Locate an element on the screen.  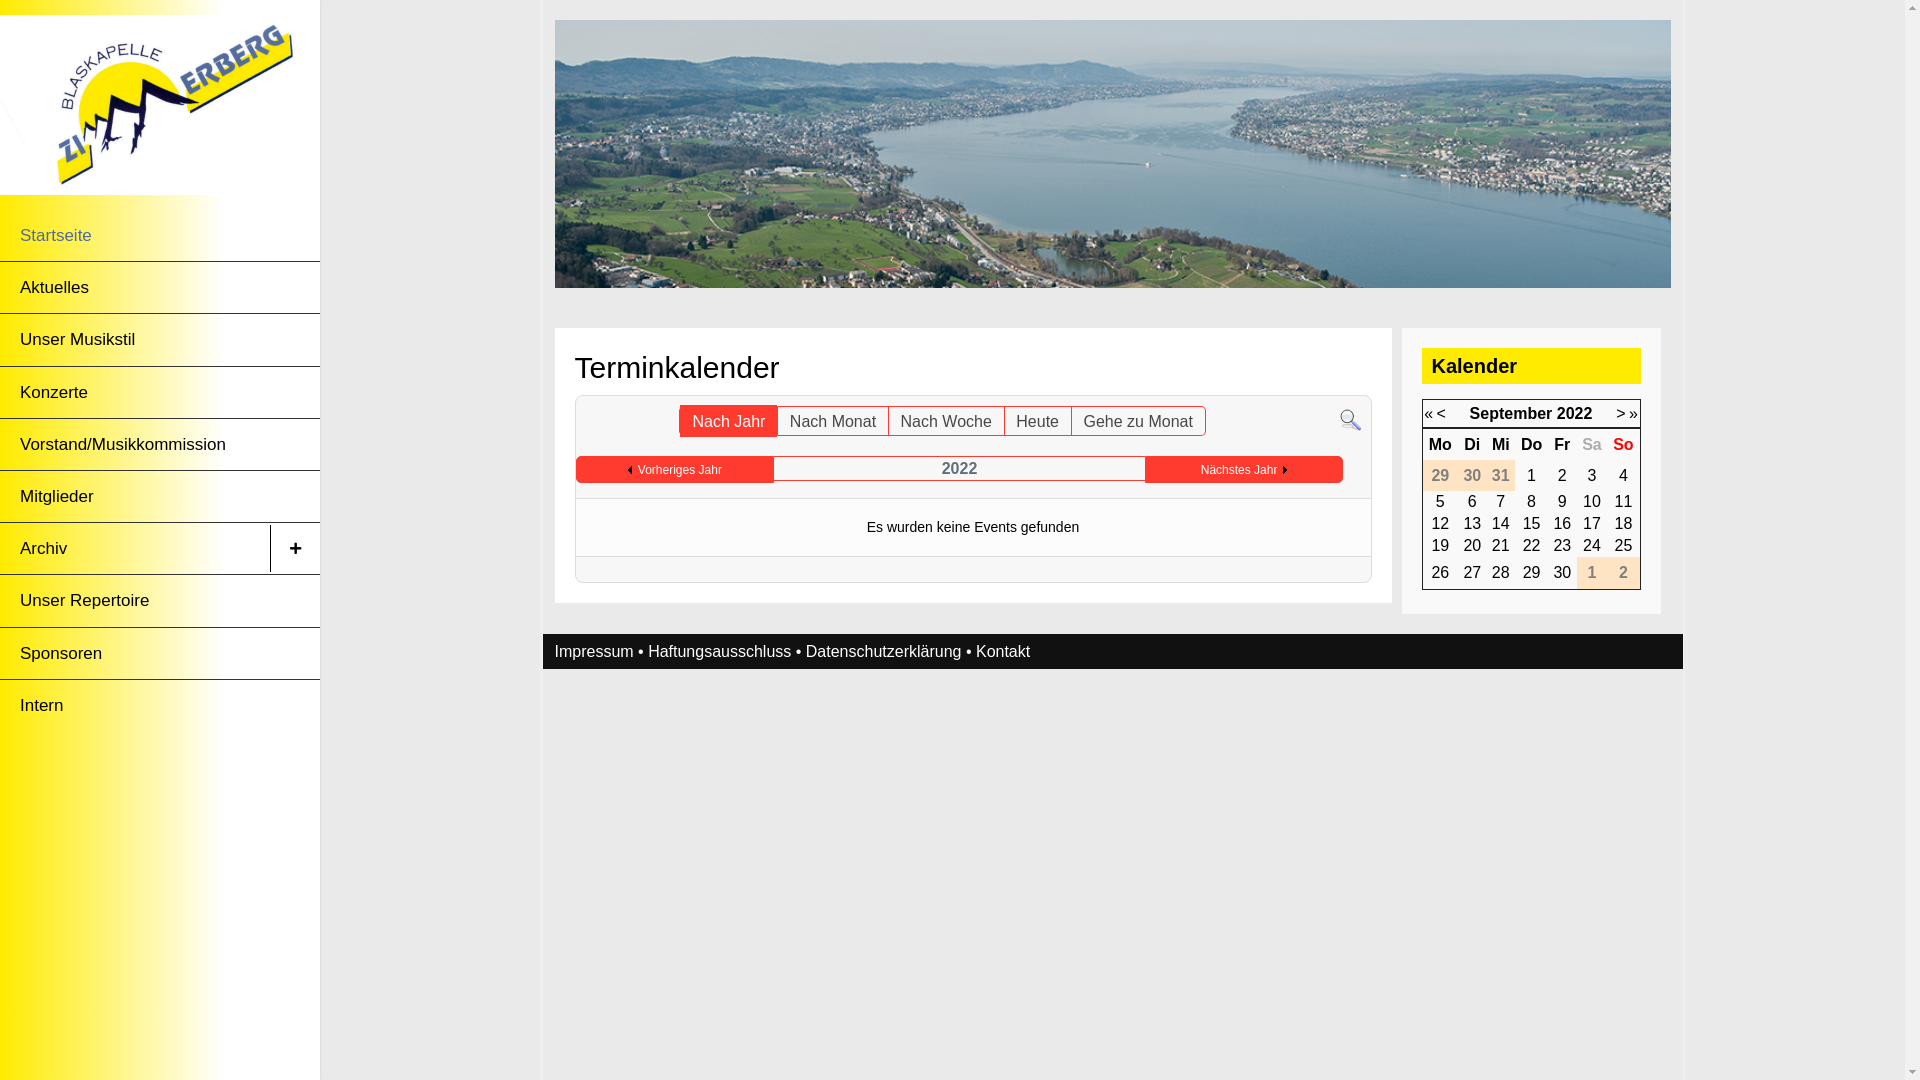
'6' is located at coordinates (1472, 500).